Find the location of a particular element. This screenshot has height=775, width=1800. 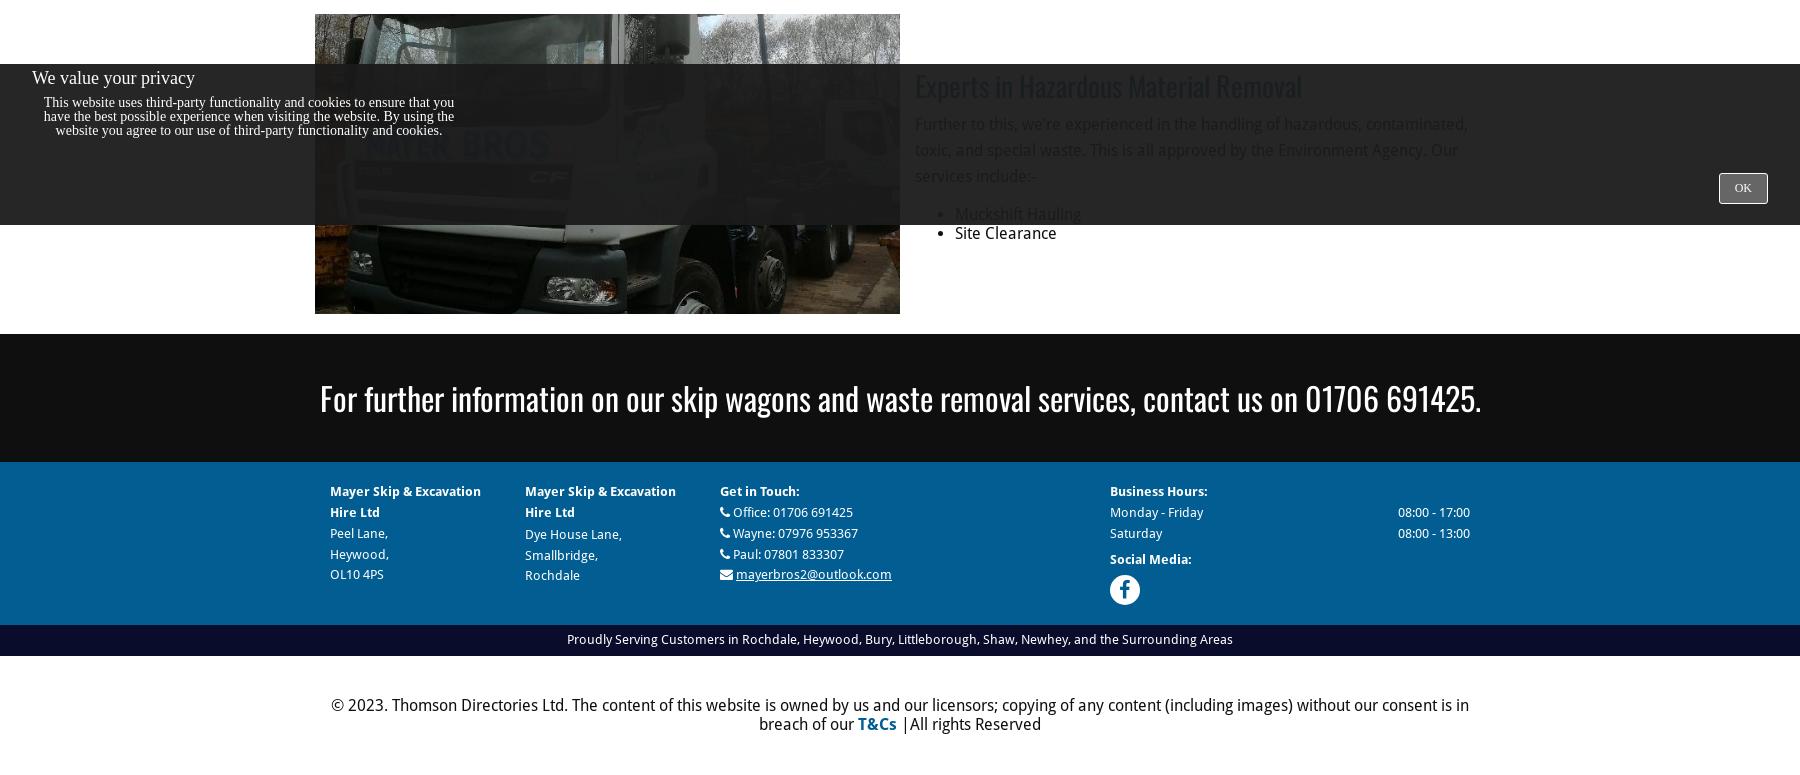

'Monday - Friday' is located at coordinates (1108, 510).